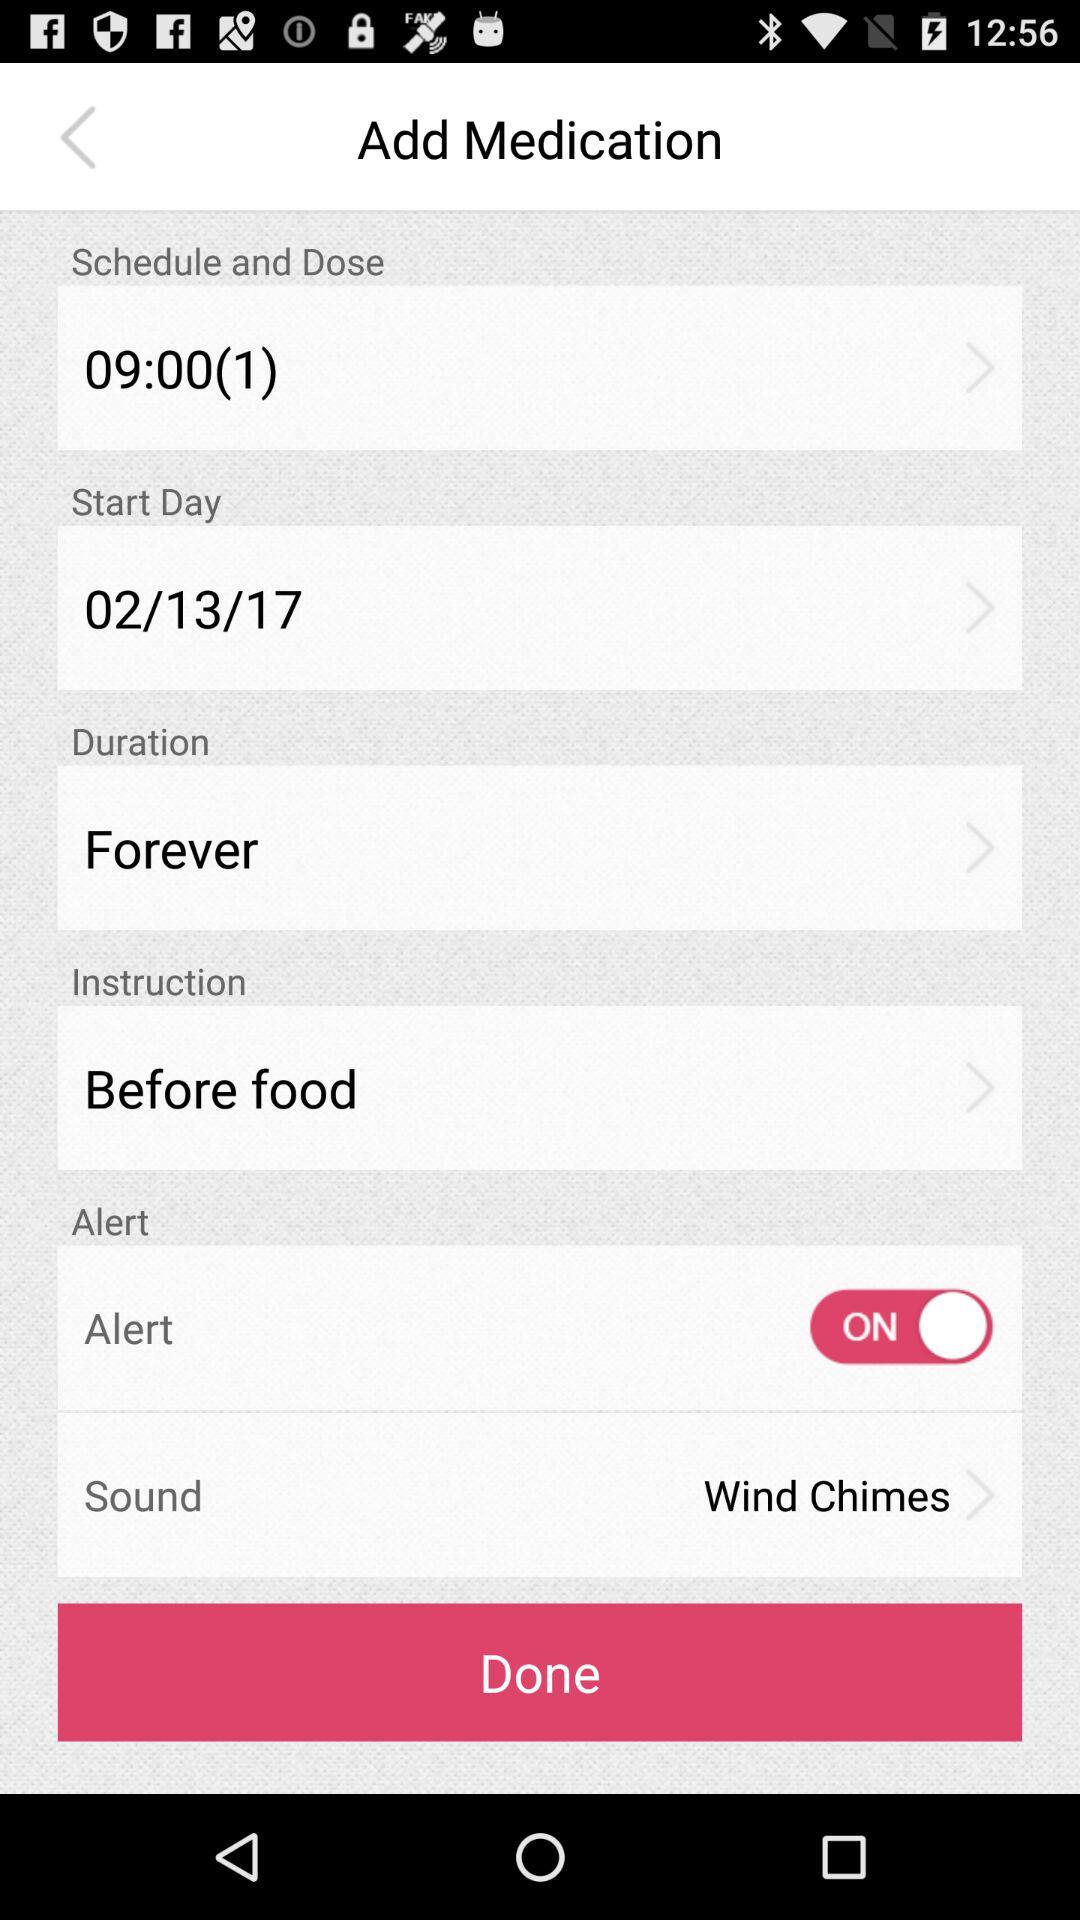 The height and width of the screenshot is (1920, 1080). I want to click on the 09:00(1) item, so click(540, 367).